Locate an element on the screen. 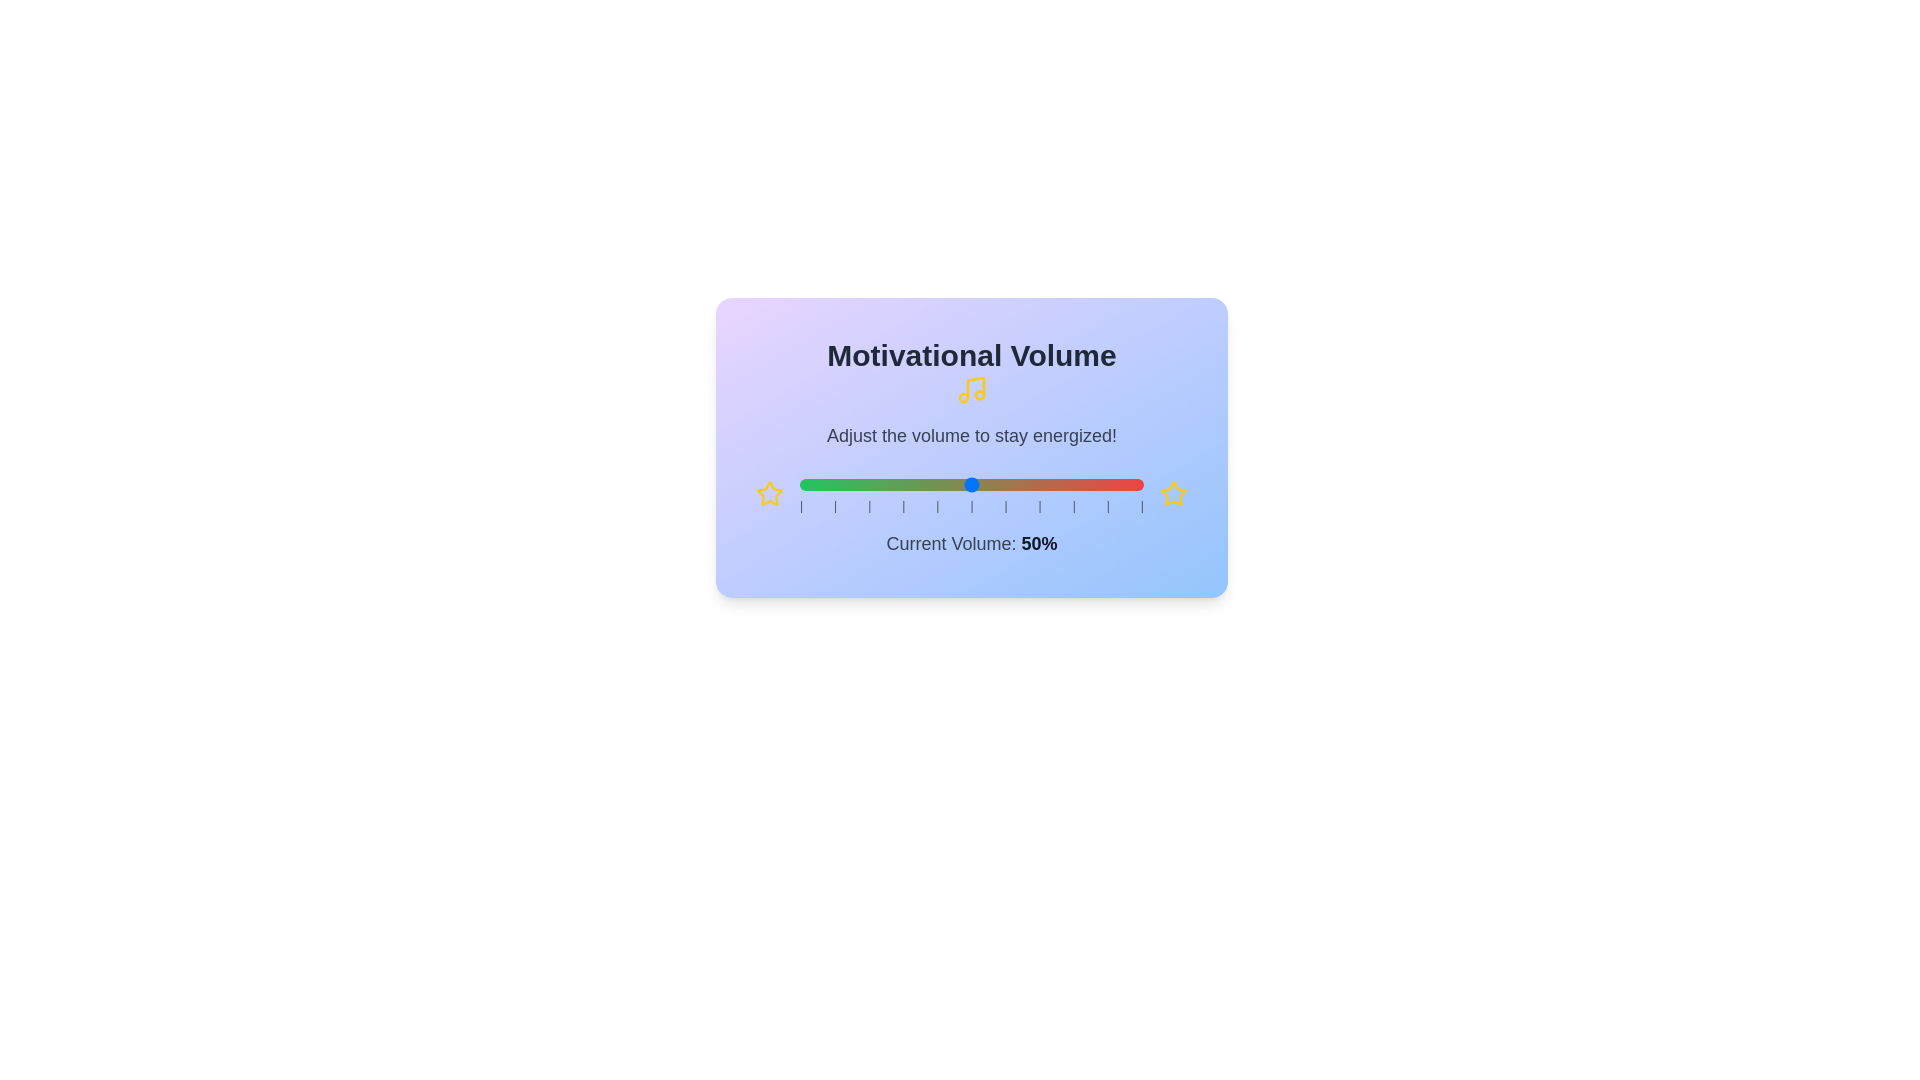  the star icon corresponding to 1 is located at coordinates (768, 493).